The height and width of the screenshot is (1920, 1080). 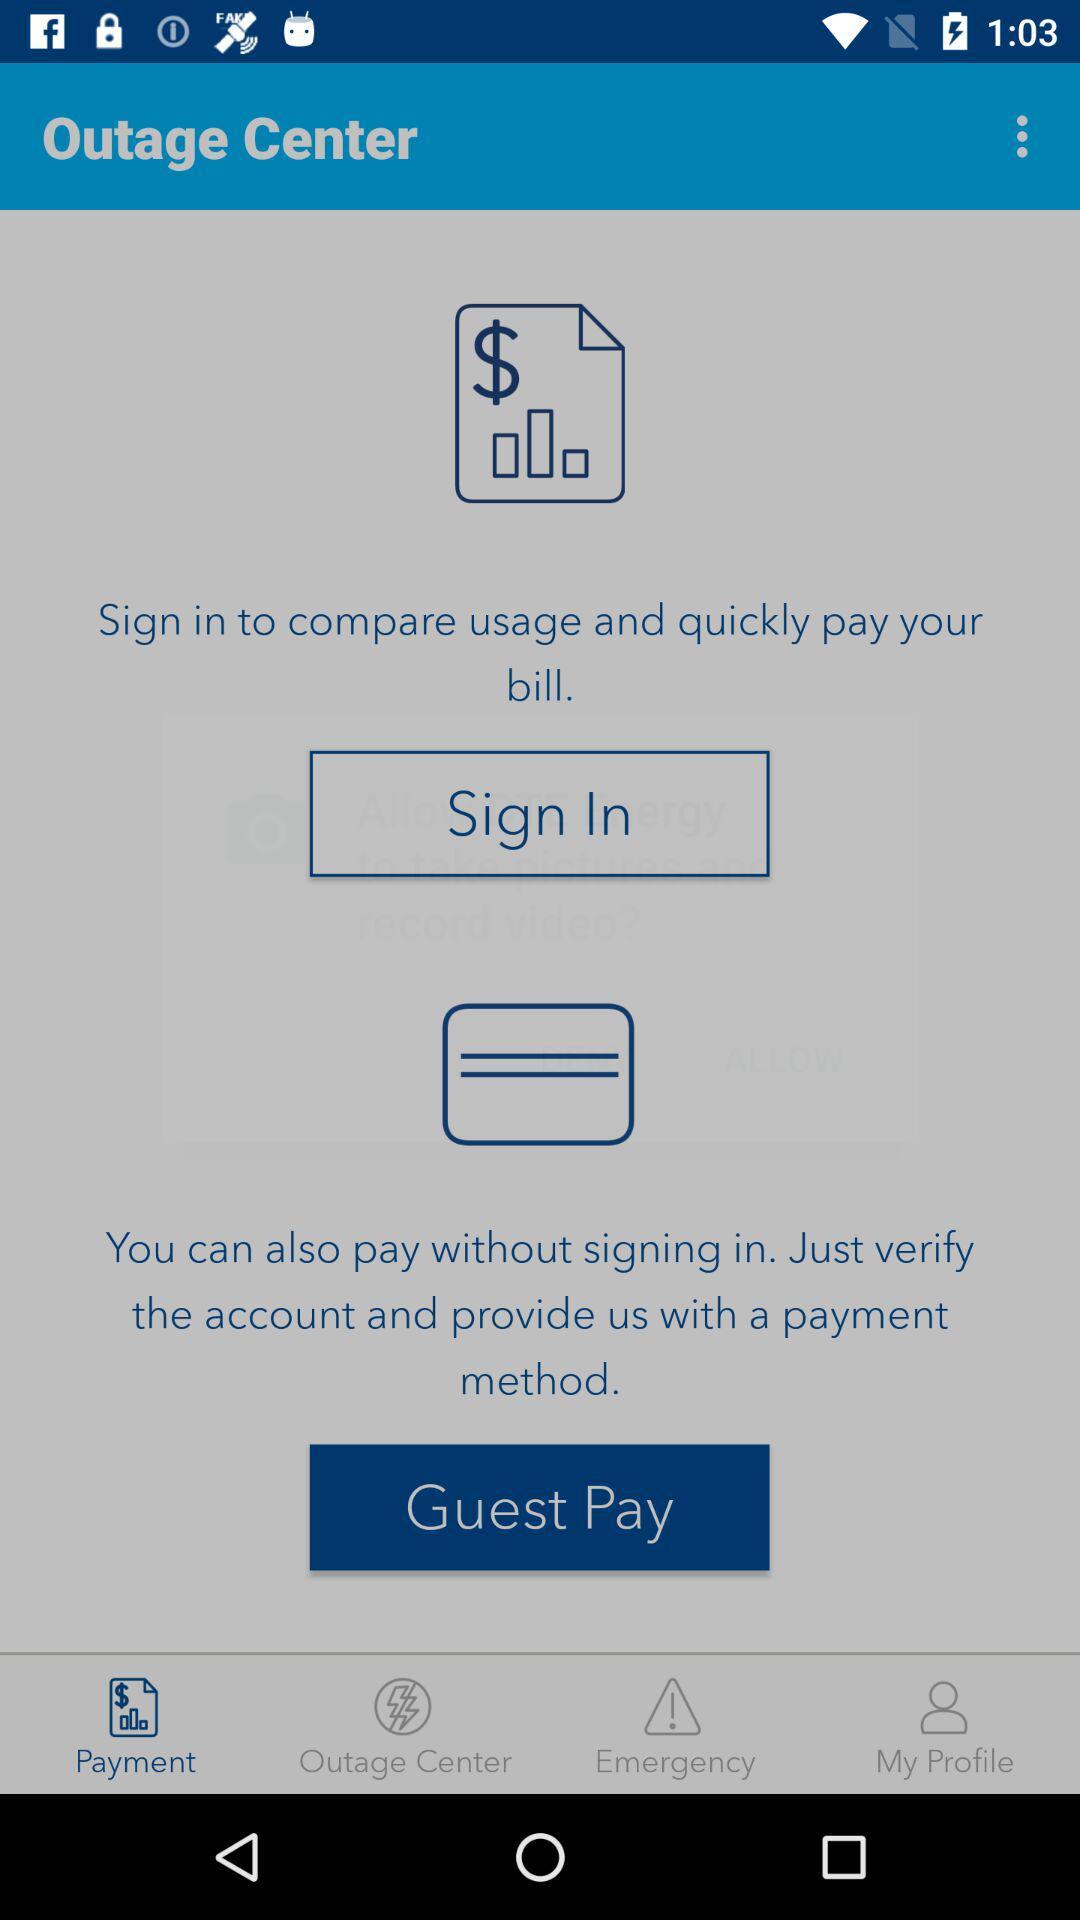 I want to click on the item to the right of the outage center, so click(x=675, y=1723).